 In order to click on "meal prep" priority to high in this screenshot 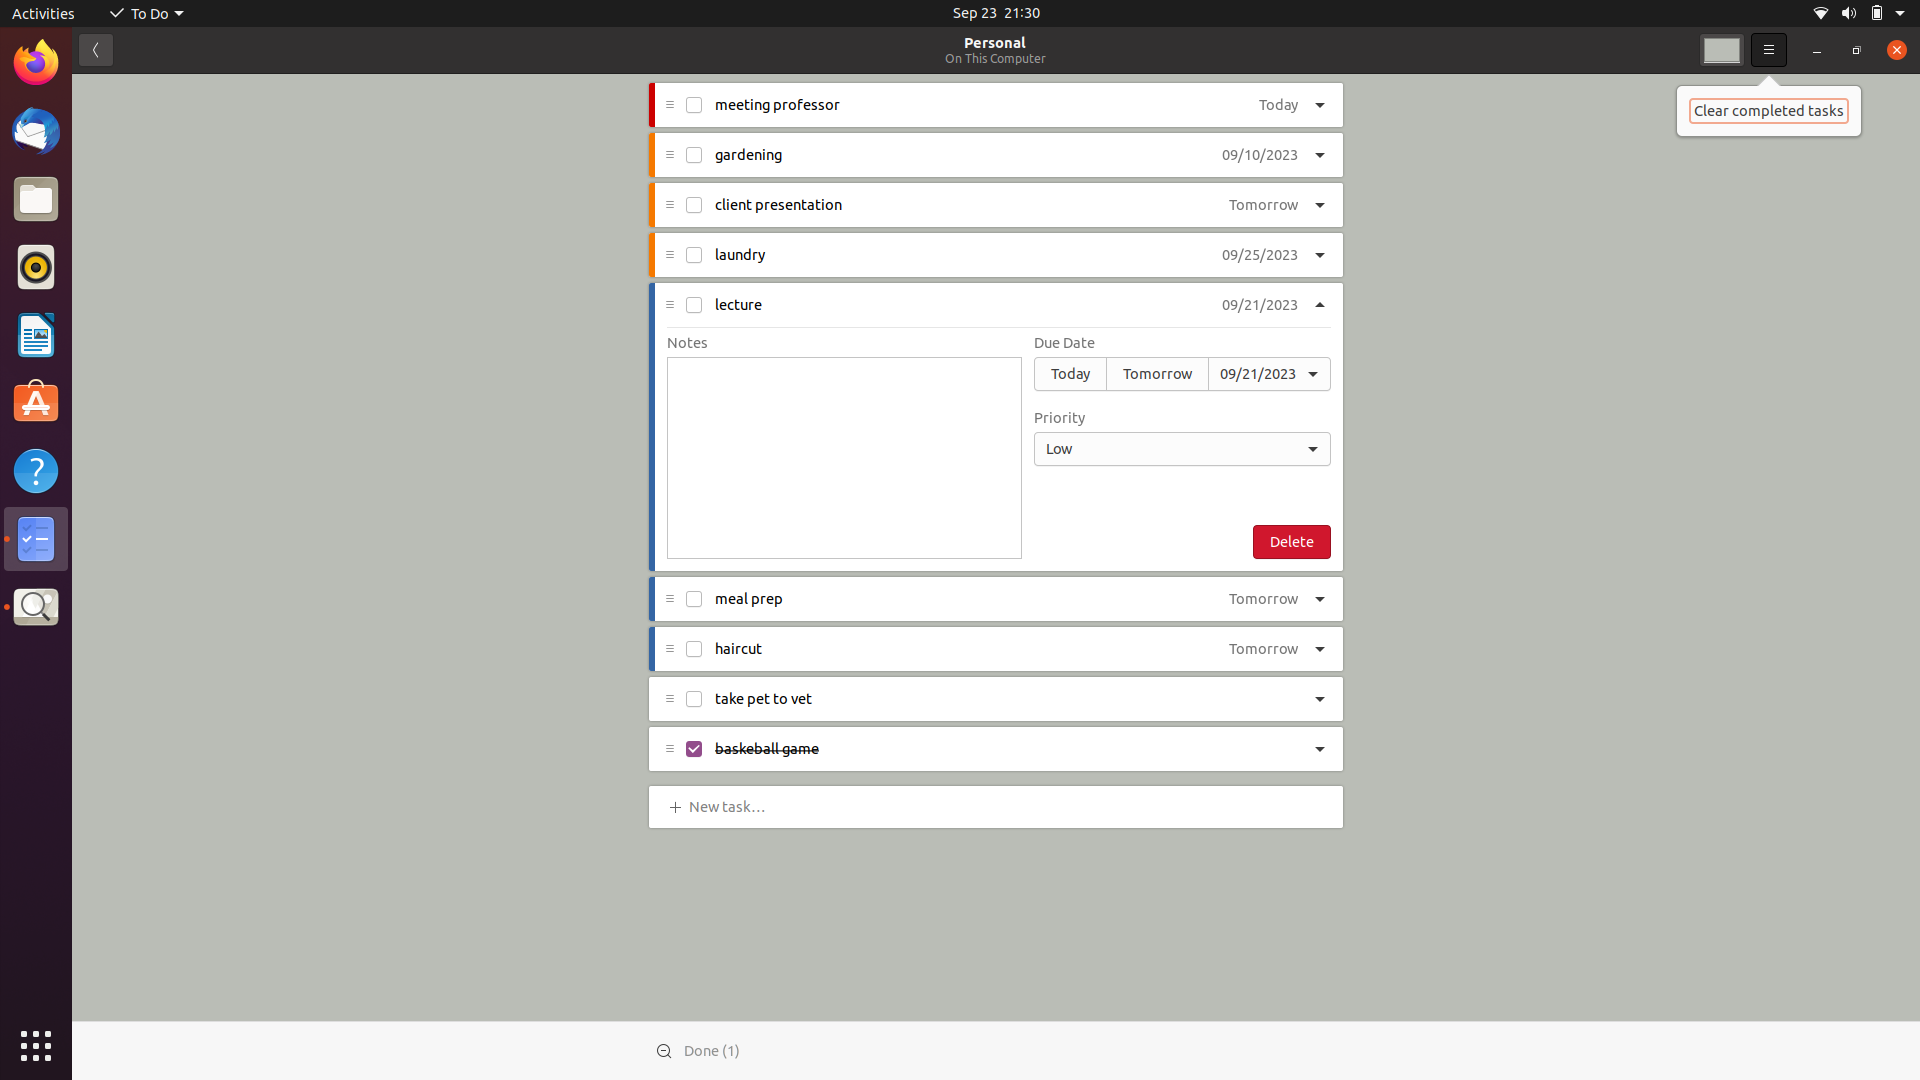, I will do `click(1323, 597)`.